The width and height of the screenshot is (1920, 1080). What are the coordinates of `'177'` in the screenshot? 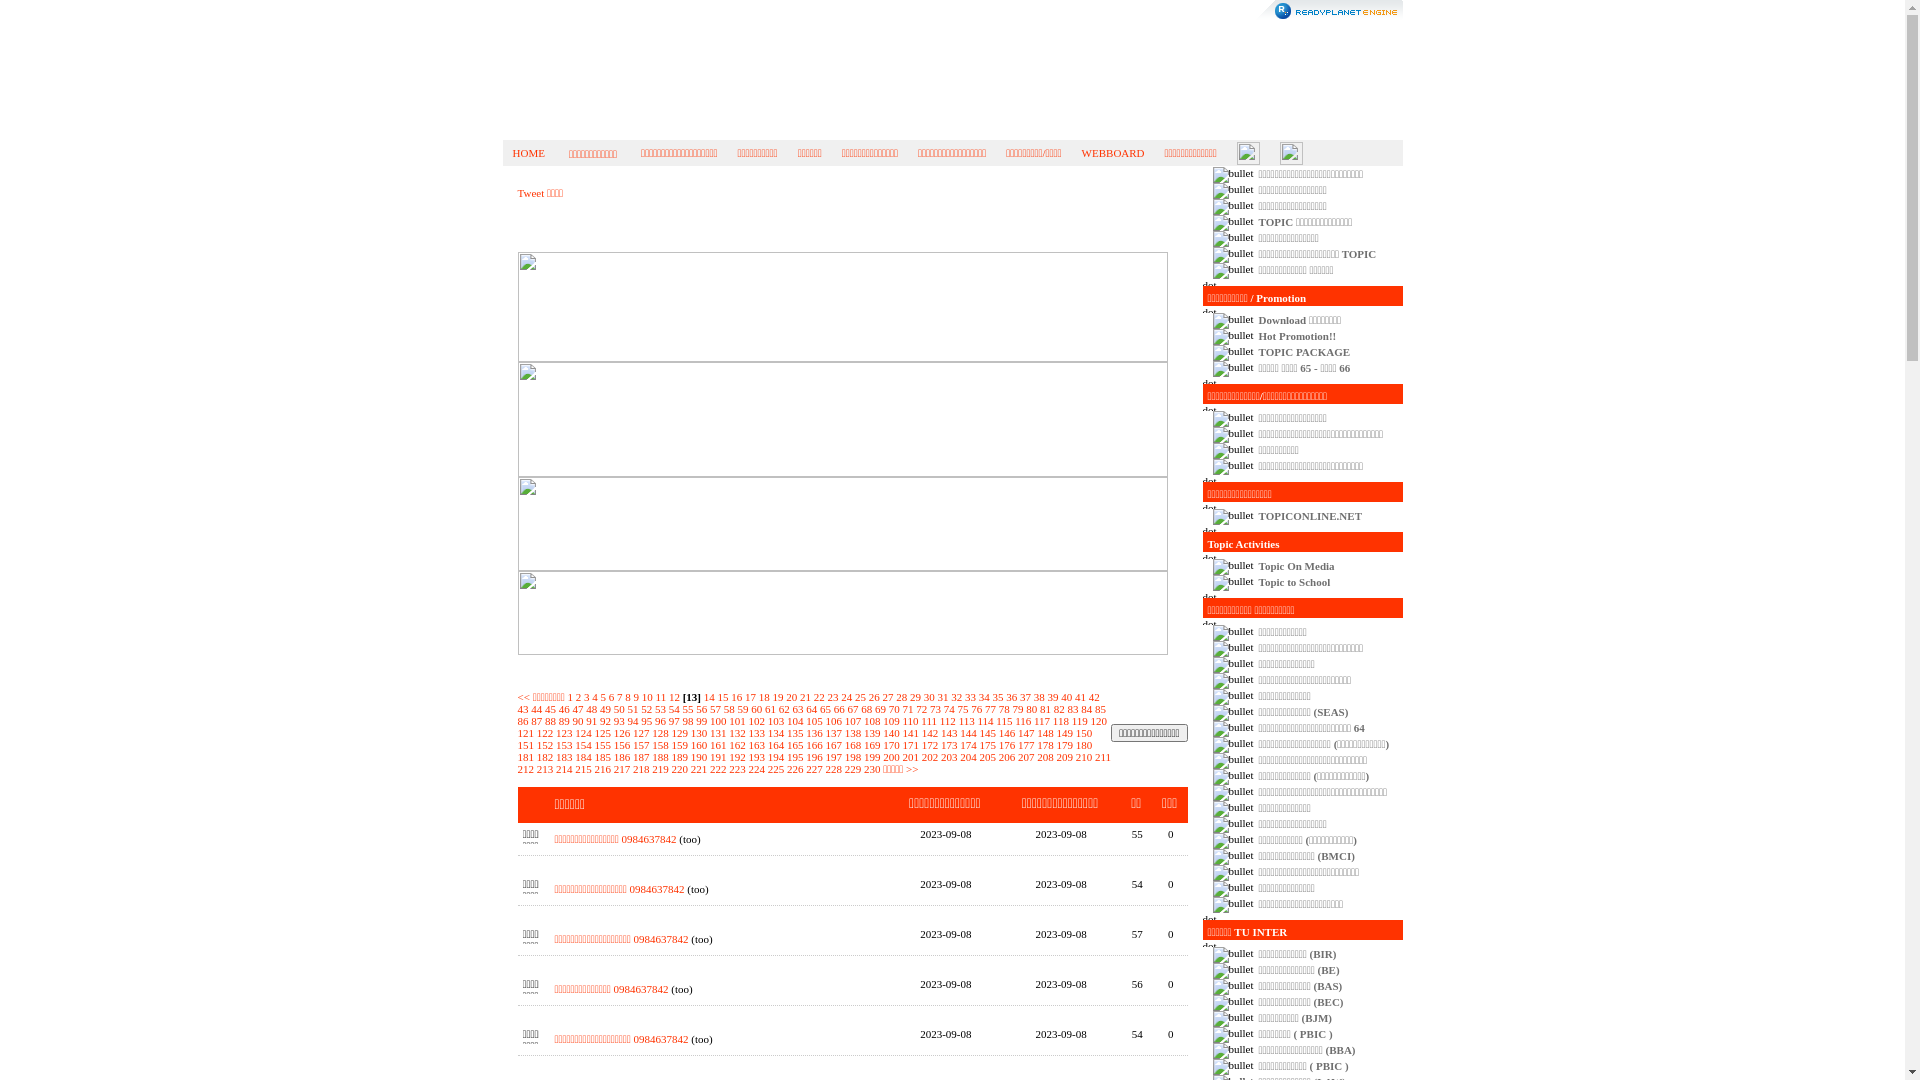 It's located at (1026, 744).